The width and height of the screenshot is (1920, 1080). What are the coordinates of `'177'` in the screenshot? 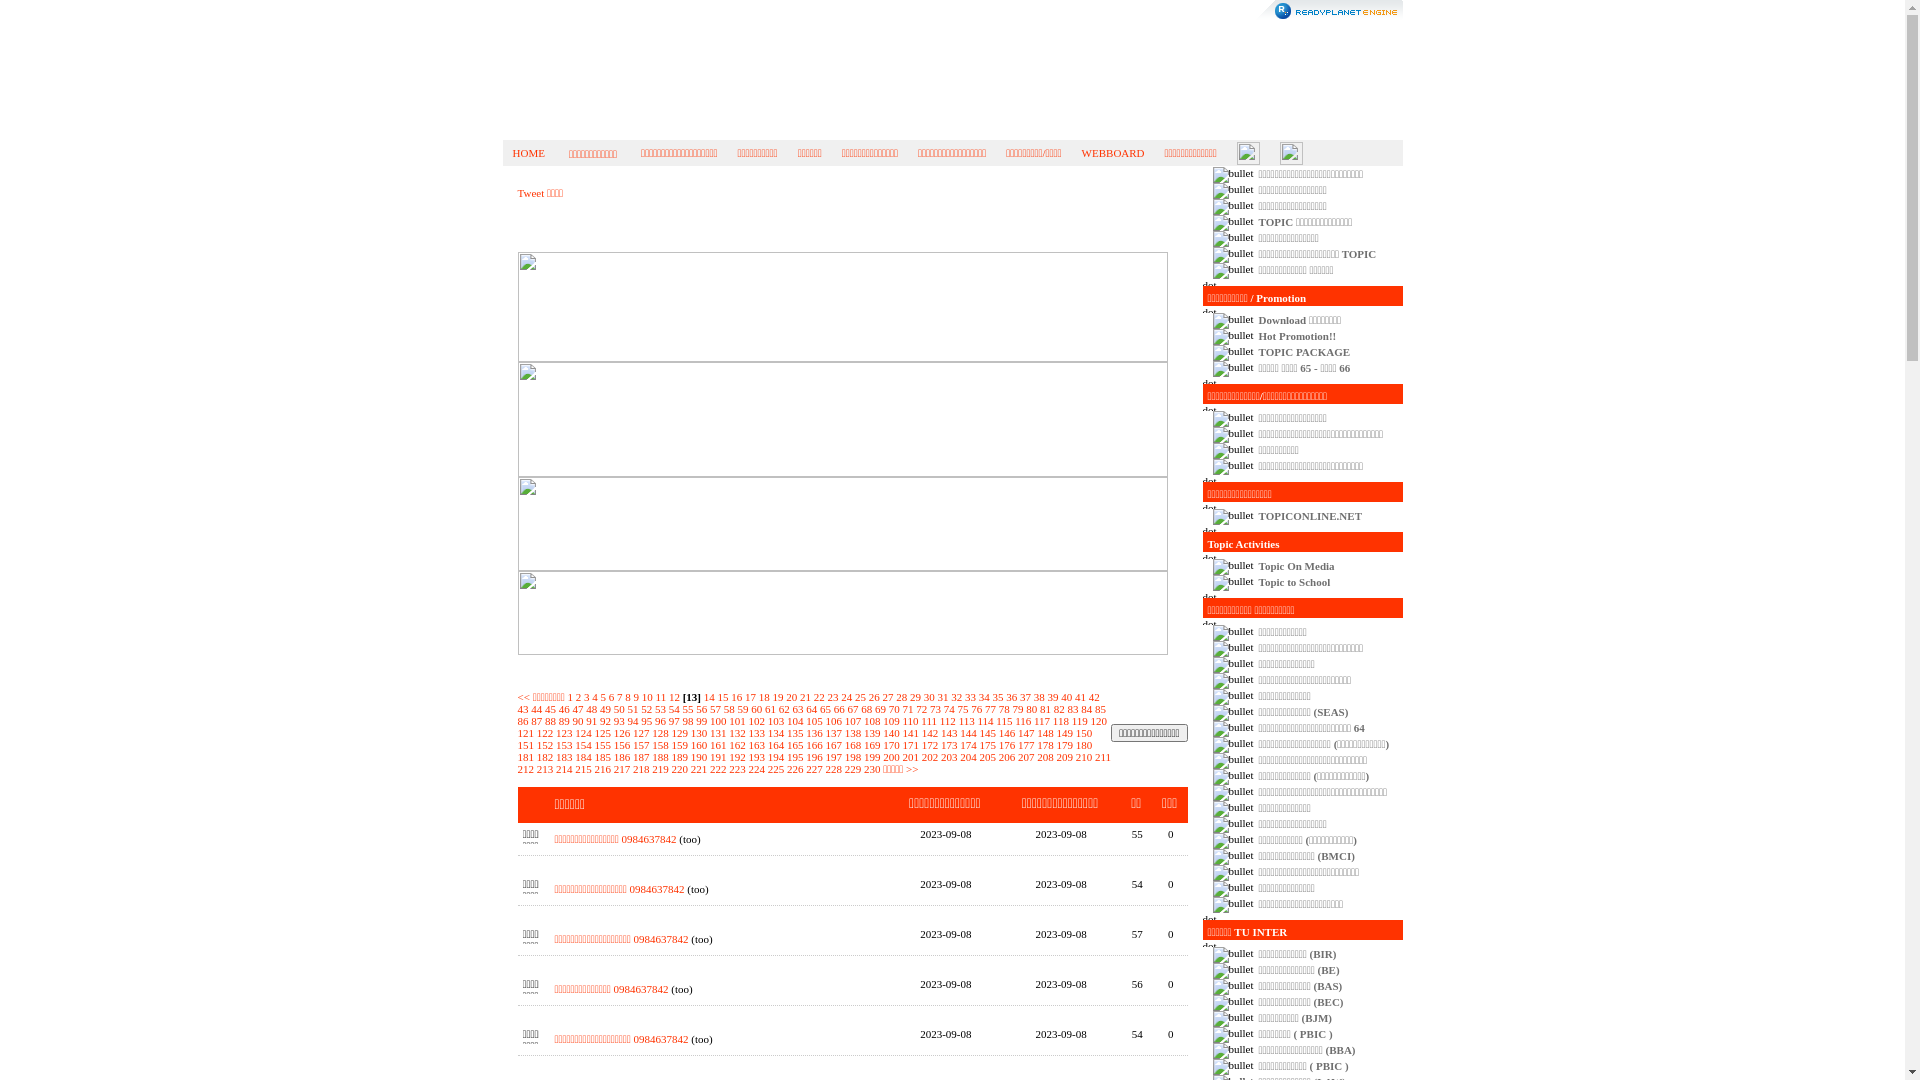 It's located at (1026, 744).